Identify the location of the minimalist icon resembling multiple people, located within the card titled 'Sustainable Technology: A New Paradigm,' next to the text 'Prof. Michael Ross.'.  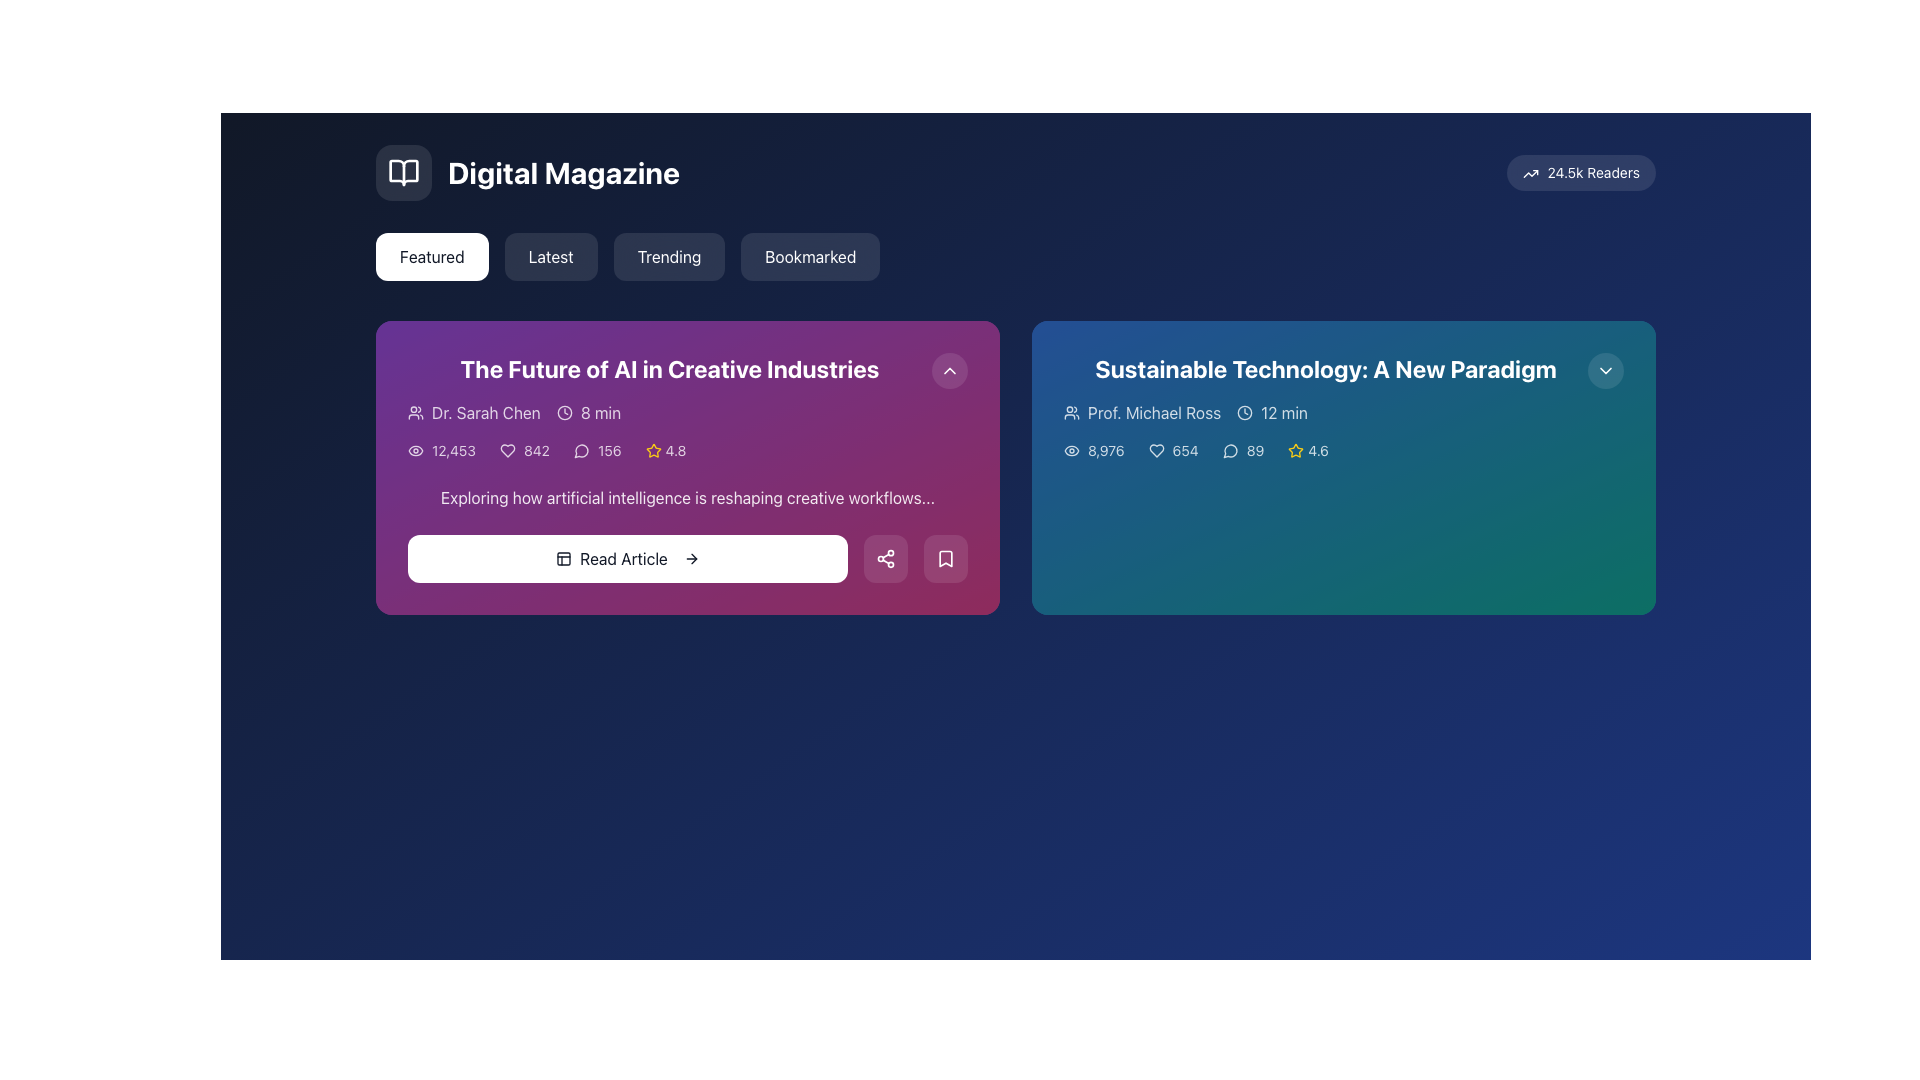
(1070, 411).